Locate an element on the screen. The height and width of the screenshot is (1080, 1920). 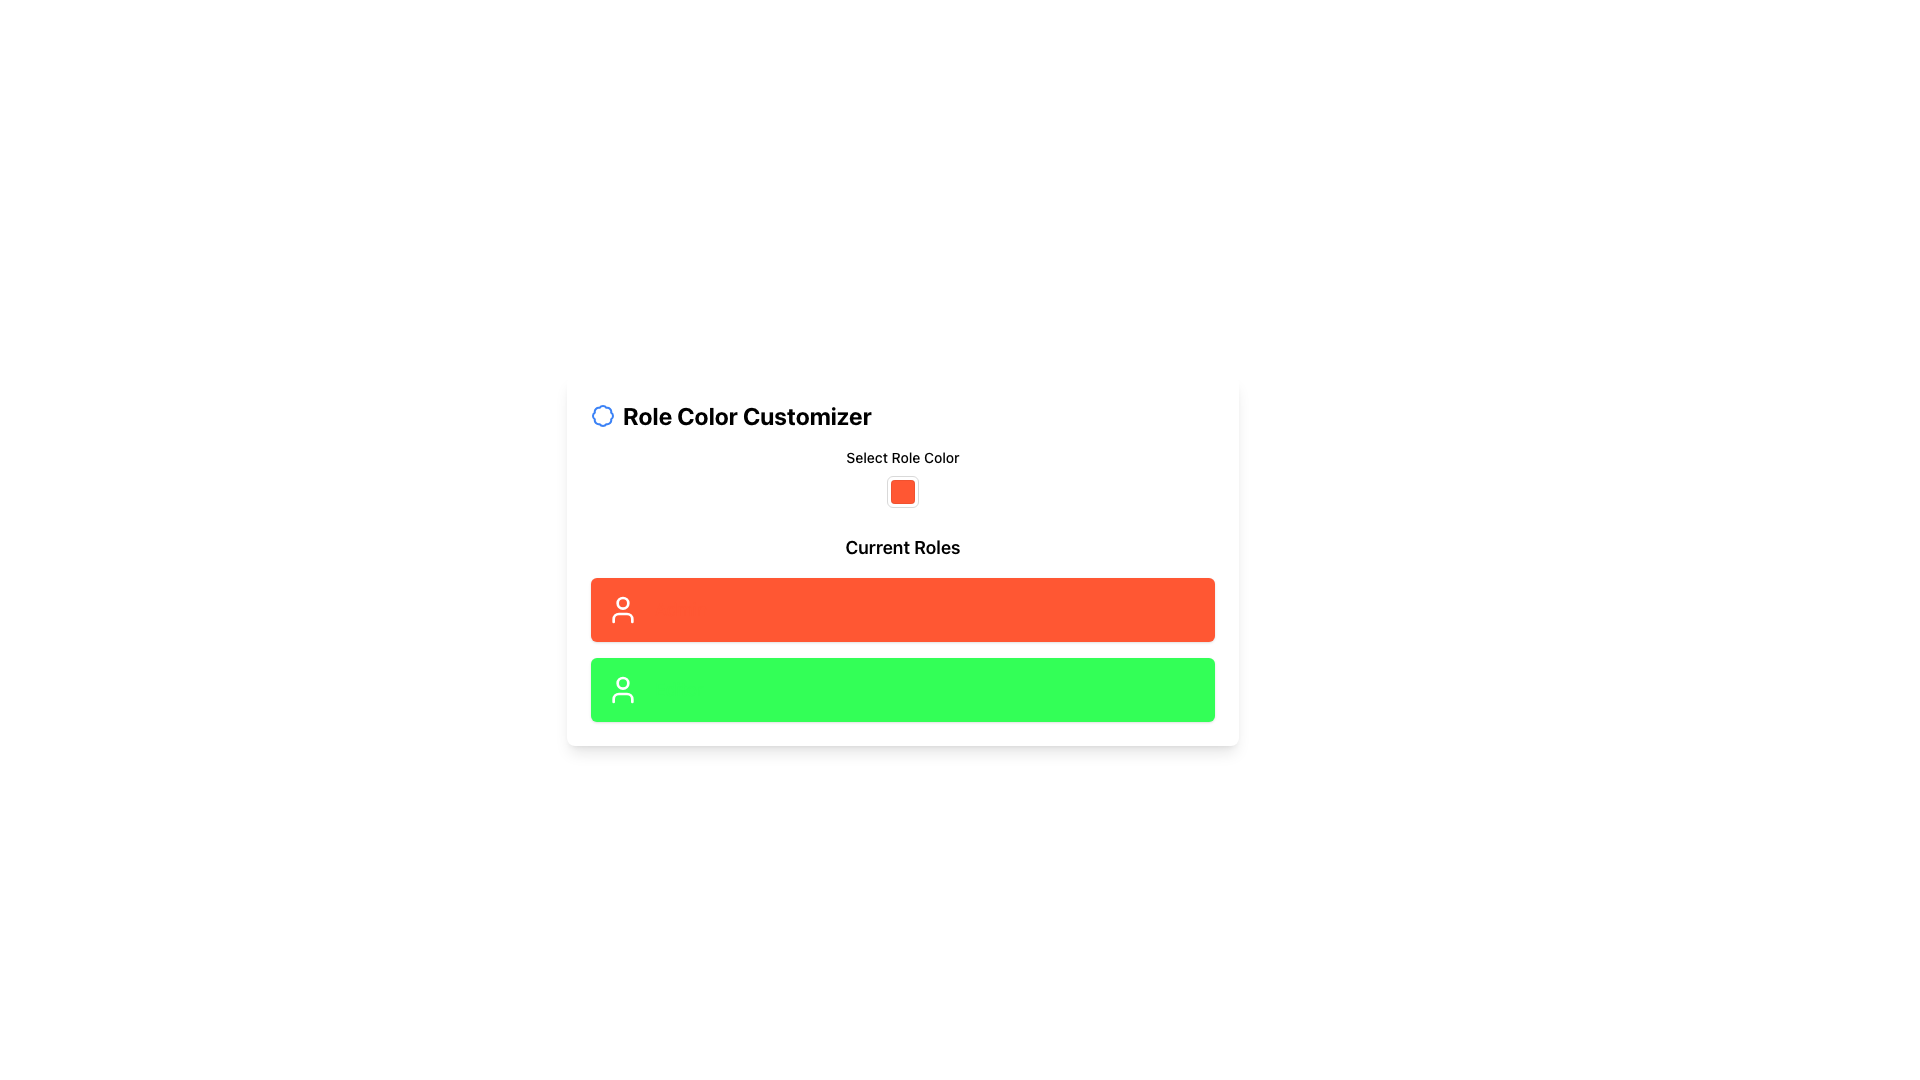
the user profile silhouette icon with a white color against a red background, which is part of a button labeled 'Admin' located at the top of the list of 'Current Roles.' is located at coordinates (622, 608).